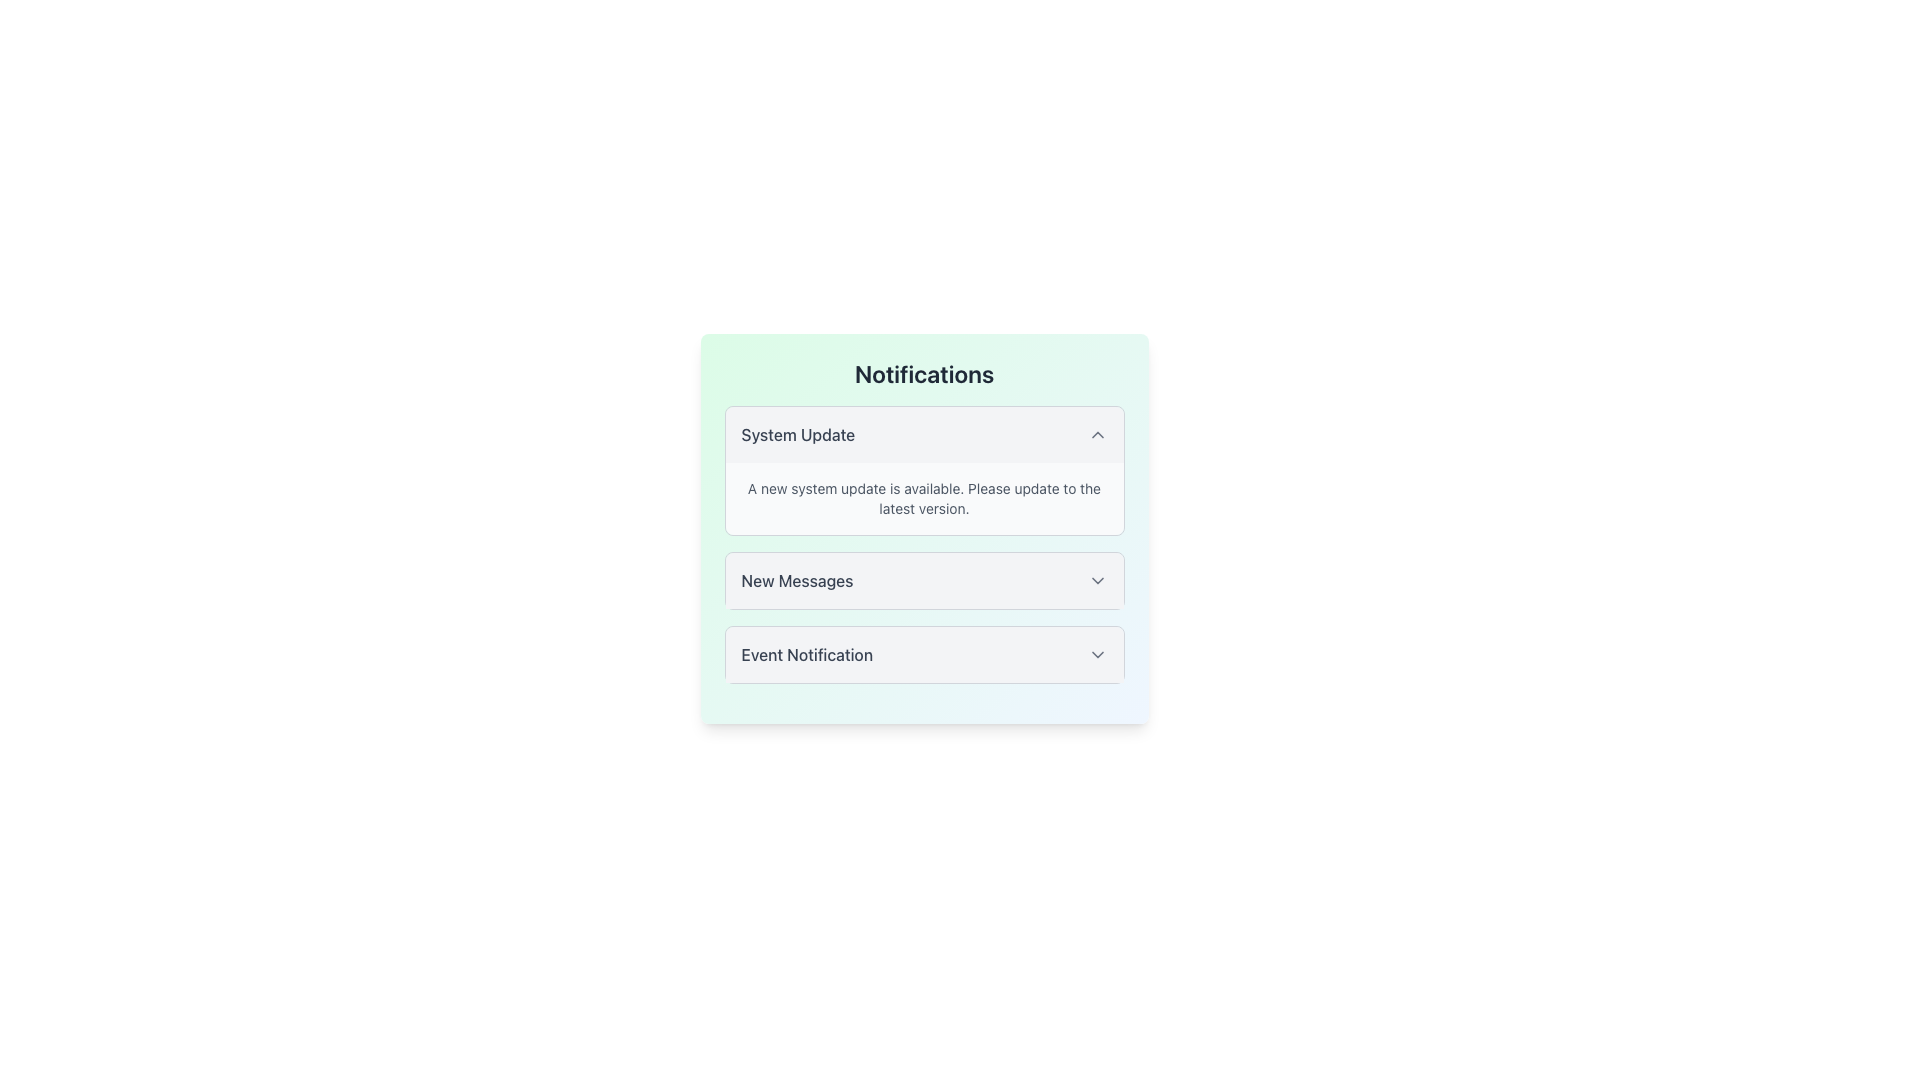  I want to click on the small triangular dropdown indicator icon located to the far right of the 'Event Notification' label, so click(1096, 655).